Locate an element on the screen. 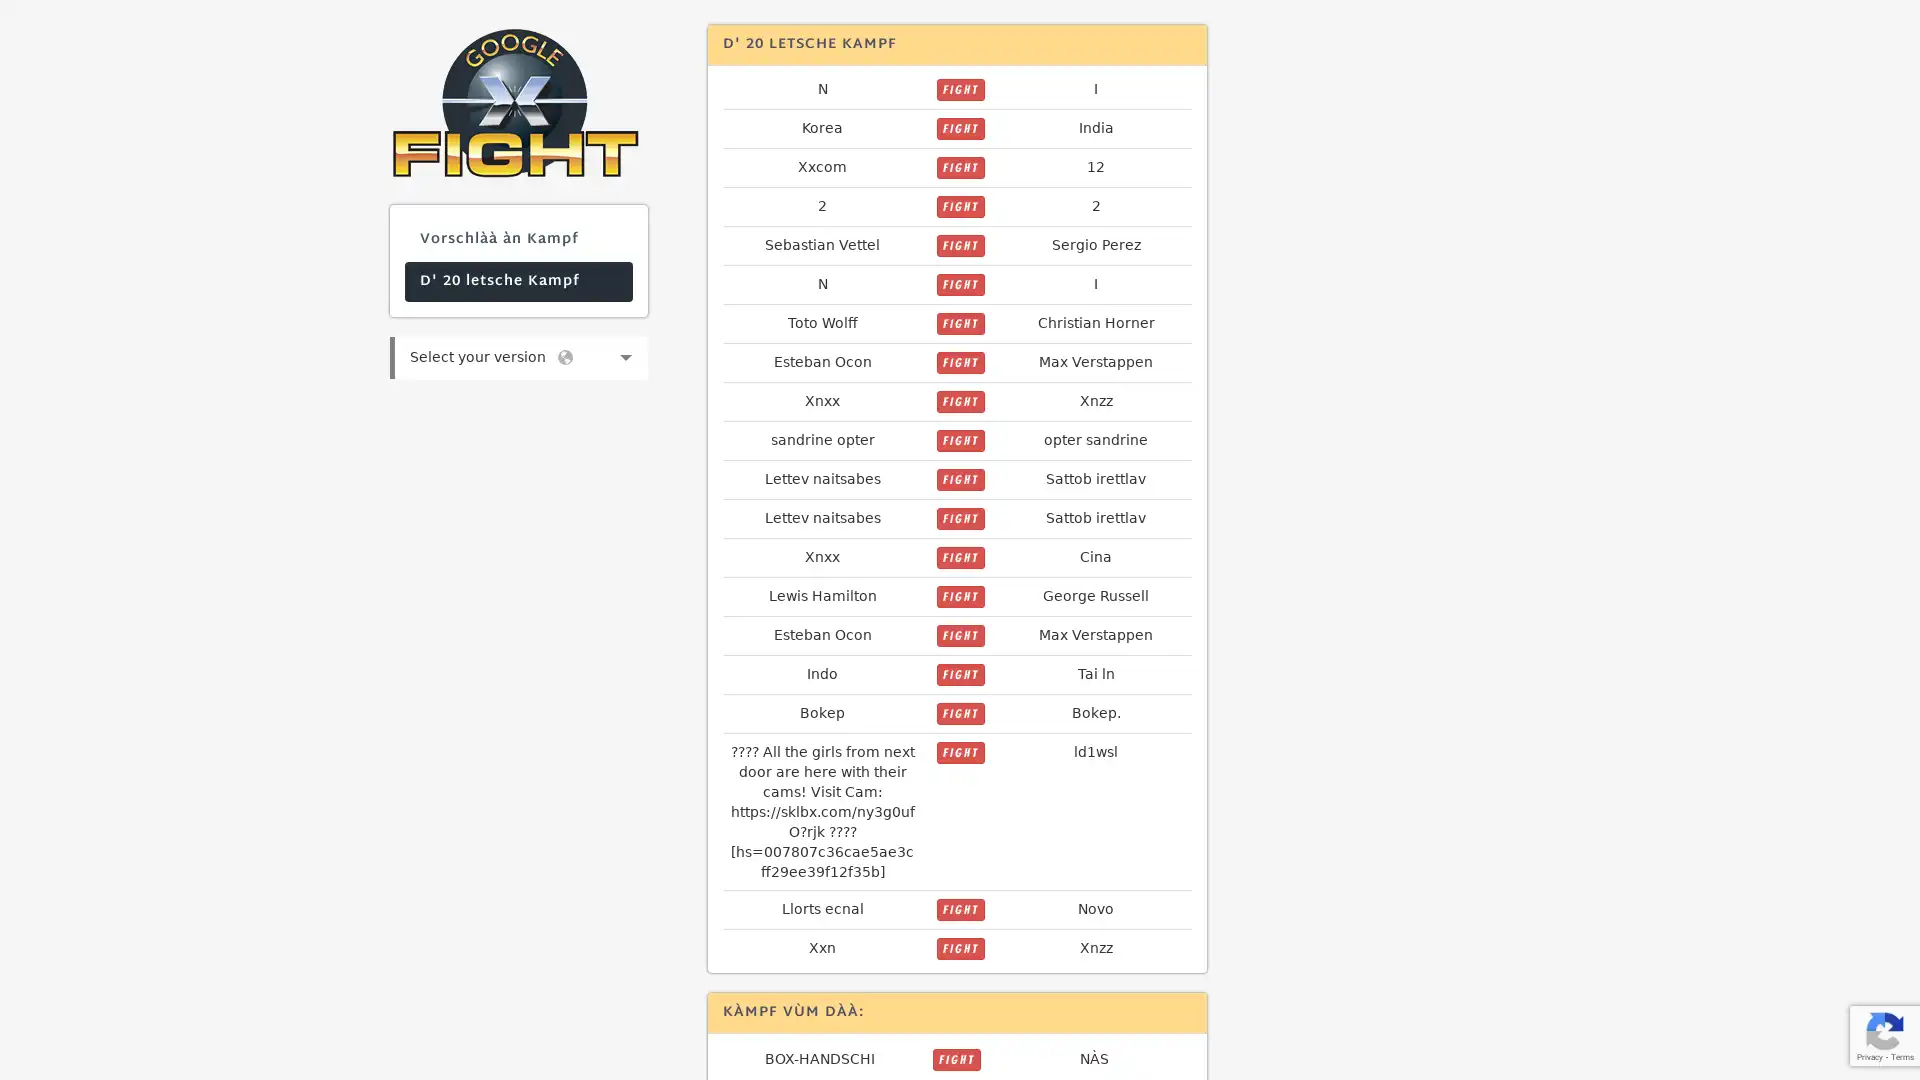  FIGHT is located at coordinates (960, 401).